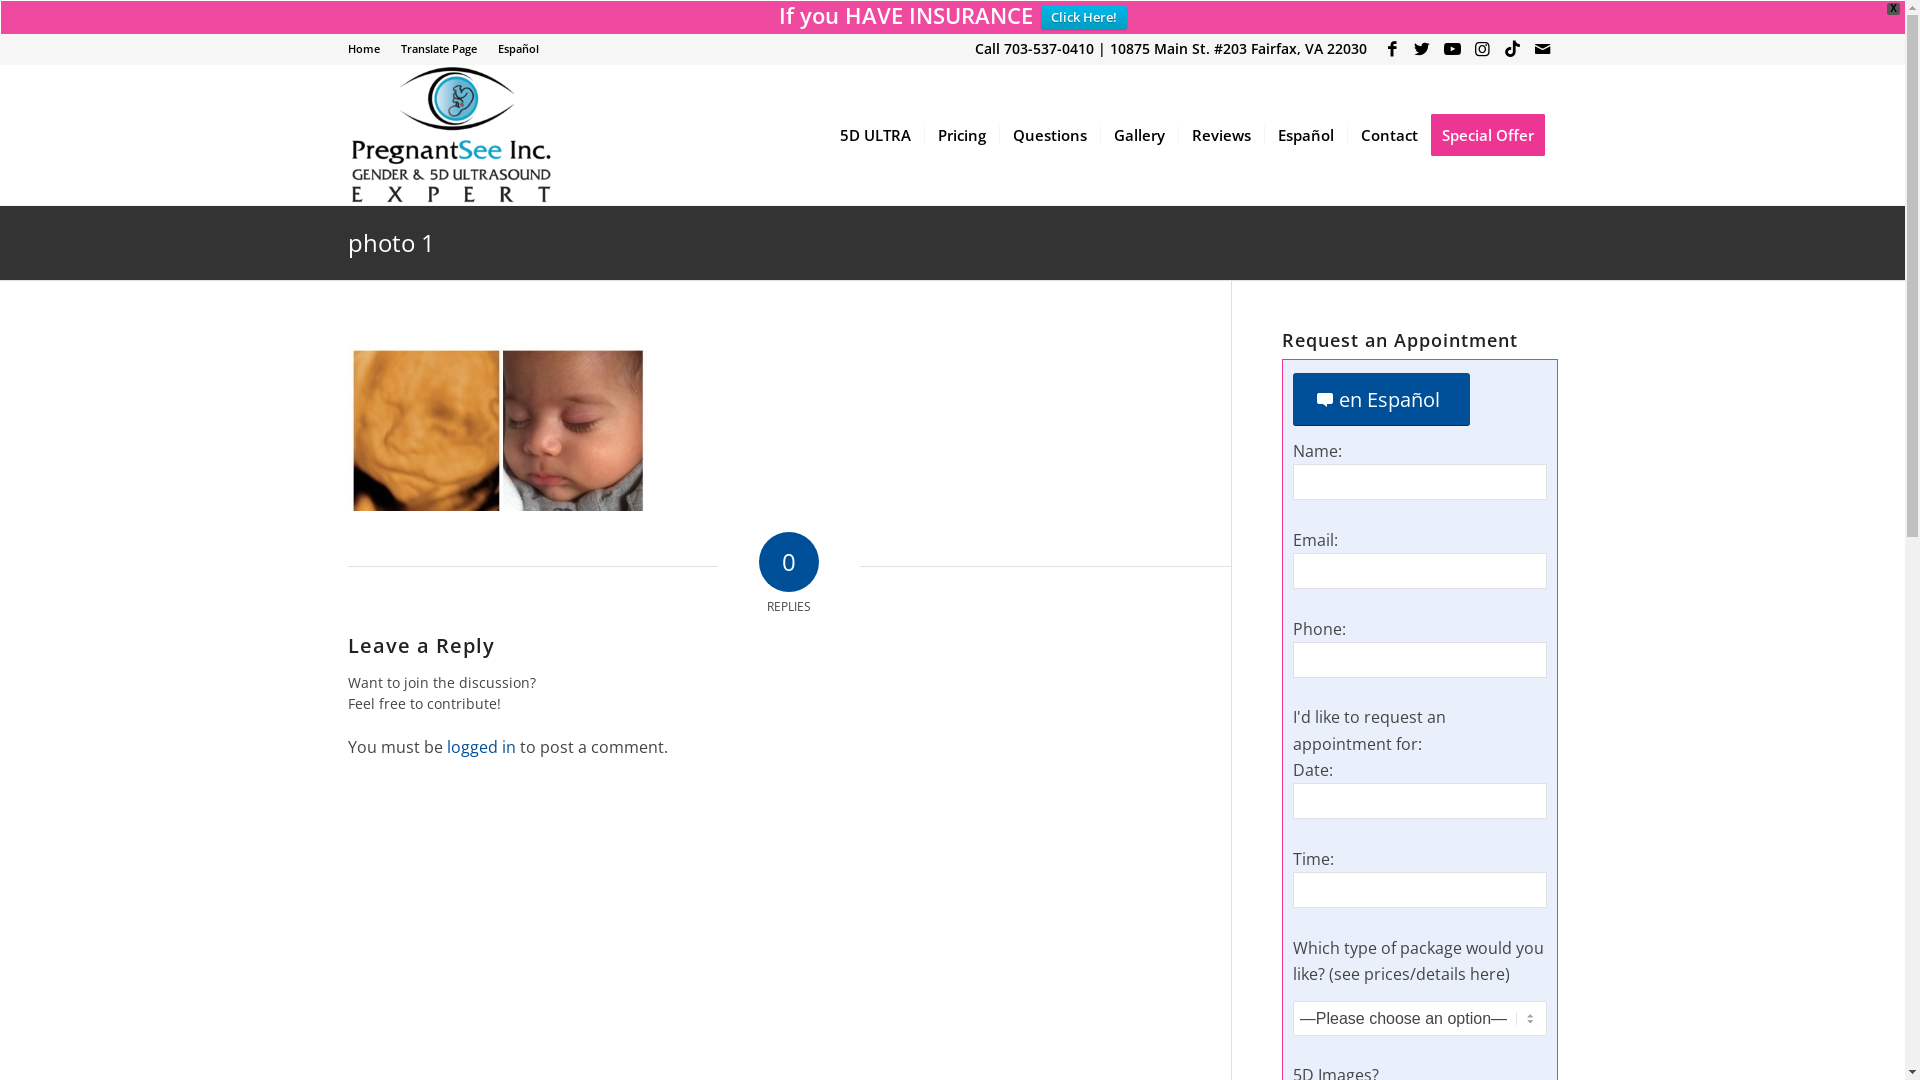 The height and width of the screenshot is (1080, 1920). Describe the element at coordinates (1219, 135) in the screenshot. I see `'Reviews'` at that location.